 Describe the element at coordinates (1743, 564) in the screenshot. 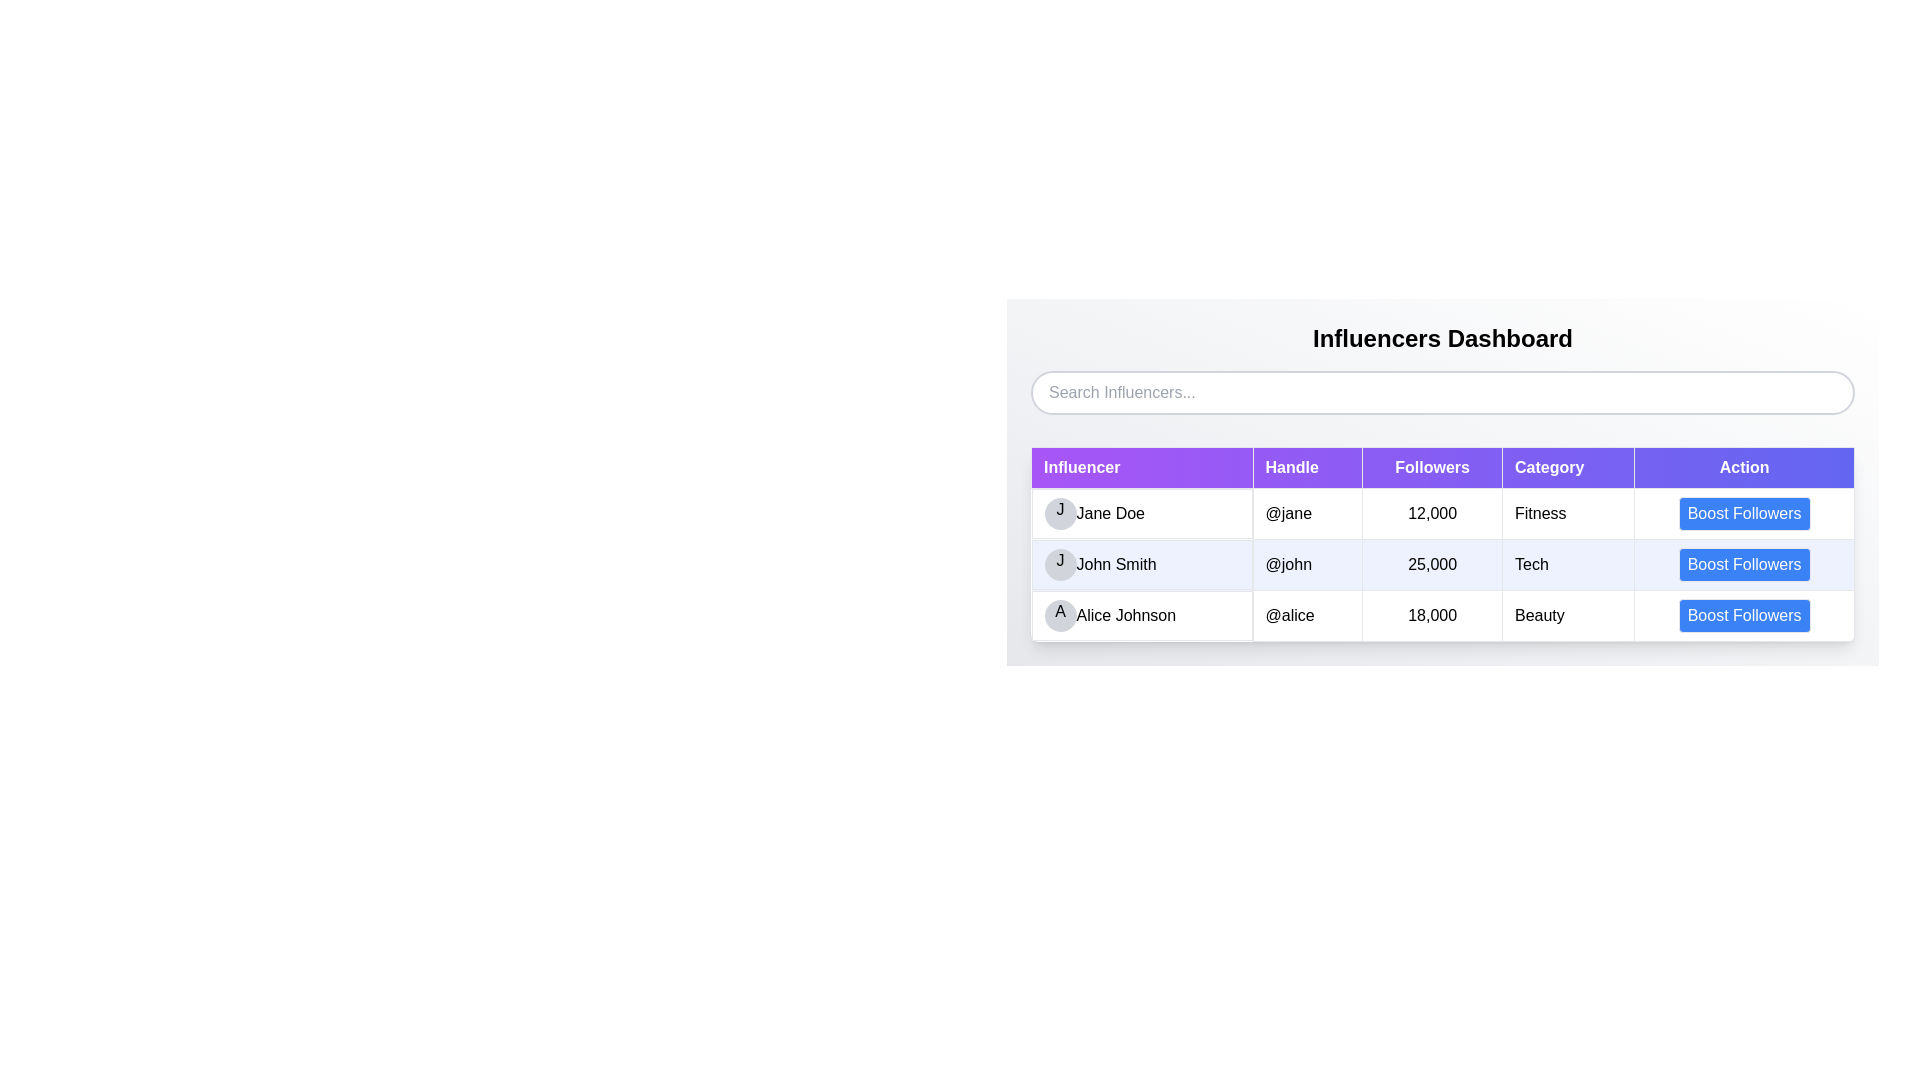

I see `the 'Boost Followers' button, which is a rectangular button with a blue background and white text, located in the rightmost column of the second row of the table layout` at that location.